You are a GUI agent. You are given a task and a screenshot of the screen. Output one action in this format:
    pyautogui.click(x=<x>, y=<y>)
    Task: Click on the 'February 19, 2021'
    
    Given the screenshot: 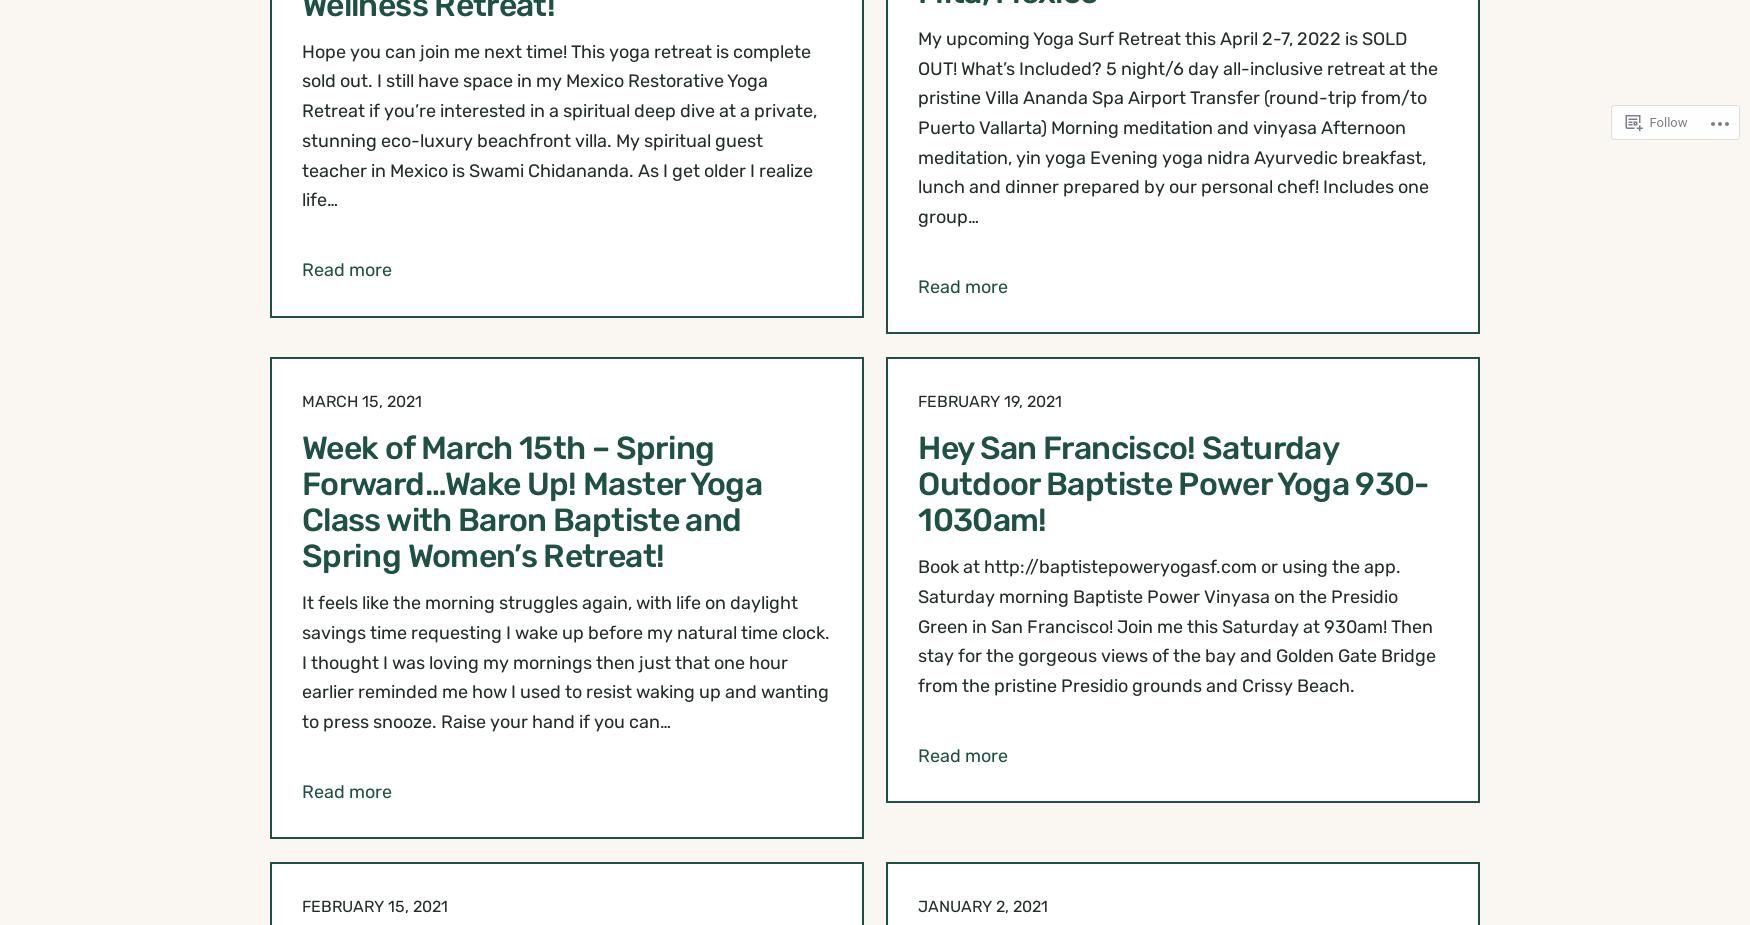 What is the action you would take?
    pyautogui.click(x=989, y=399)
    